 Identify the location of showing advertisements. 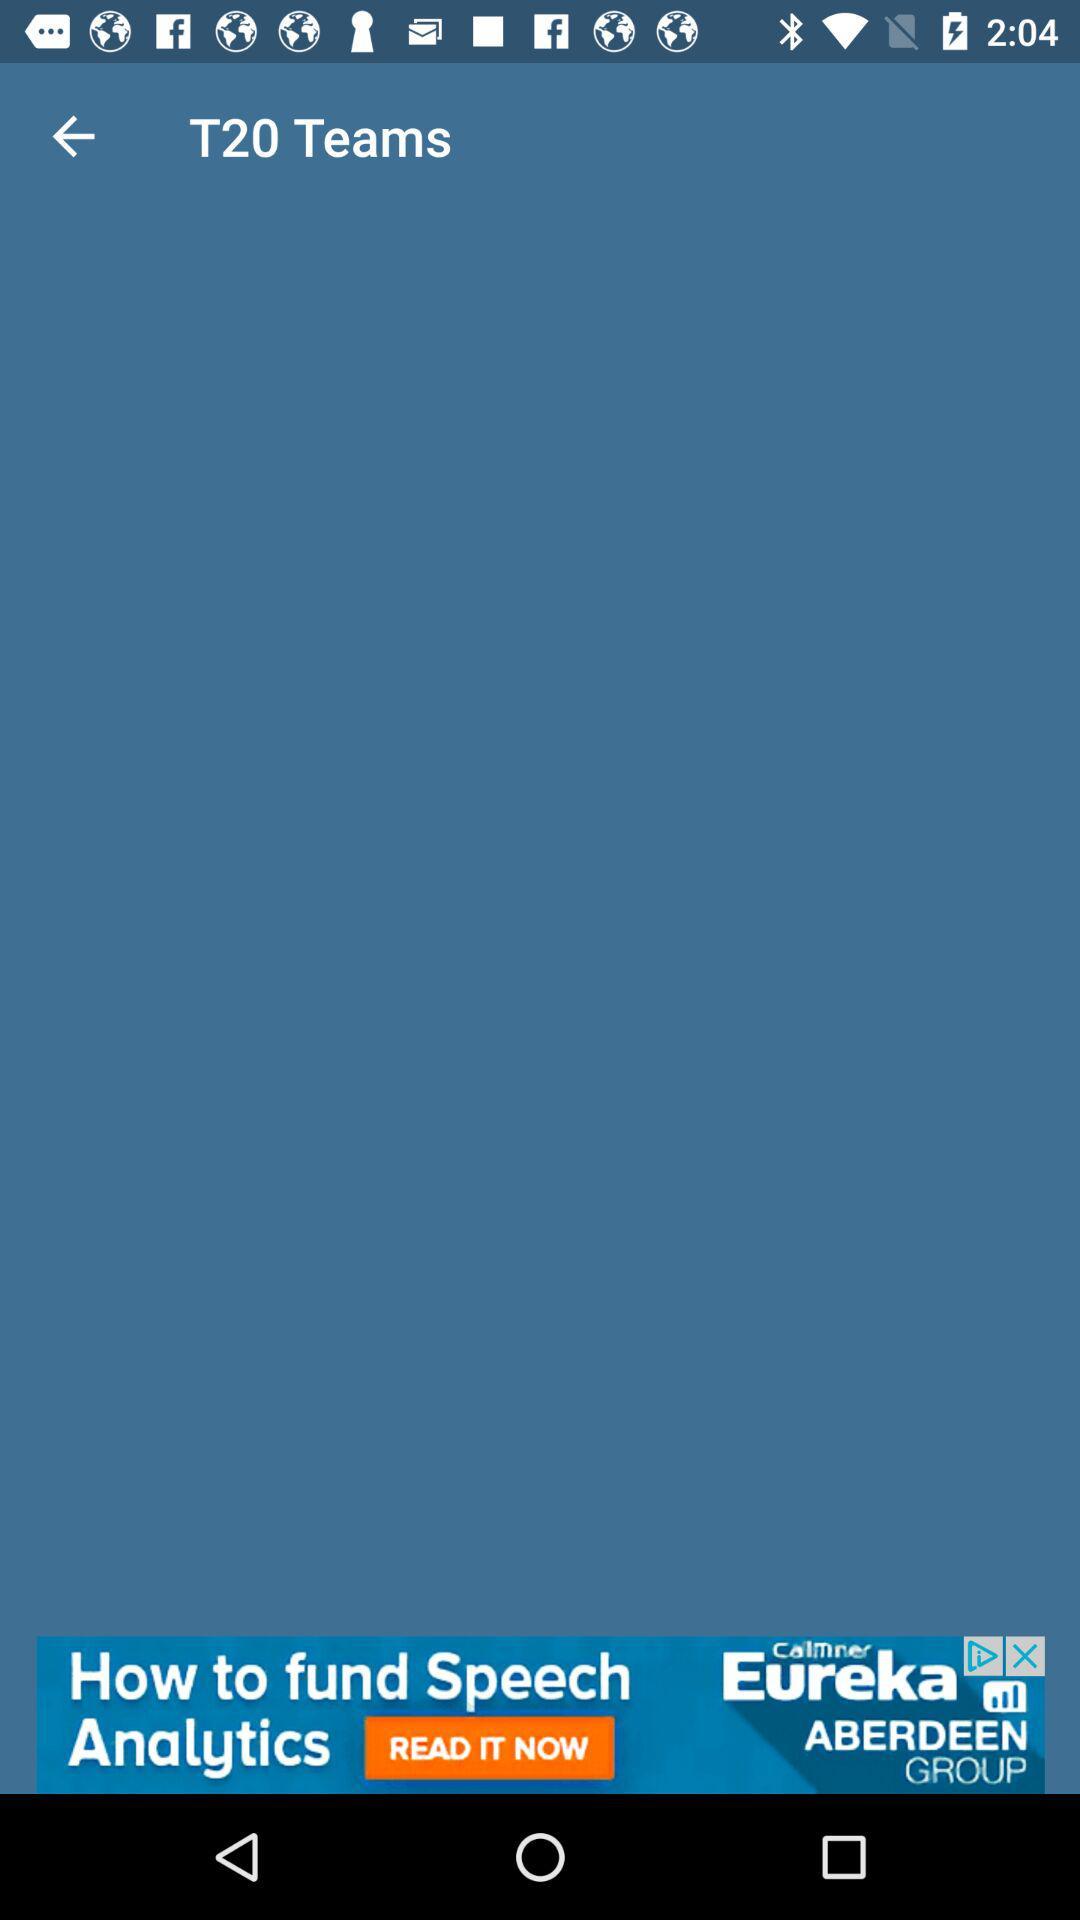
(540, 1714).